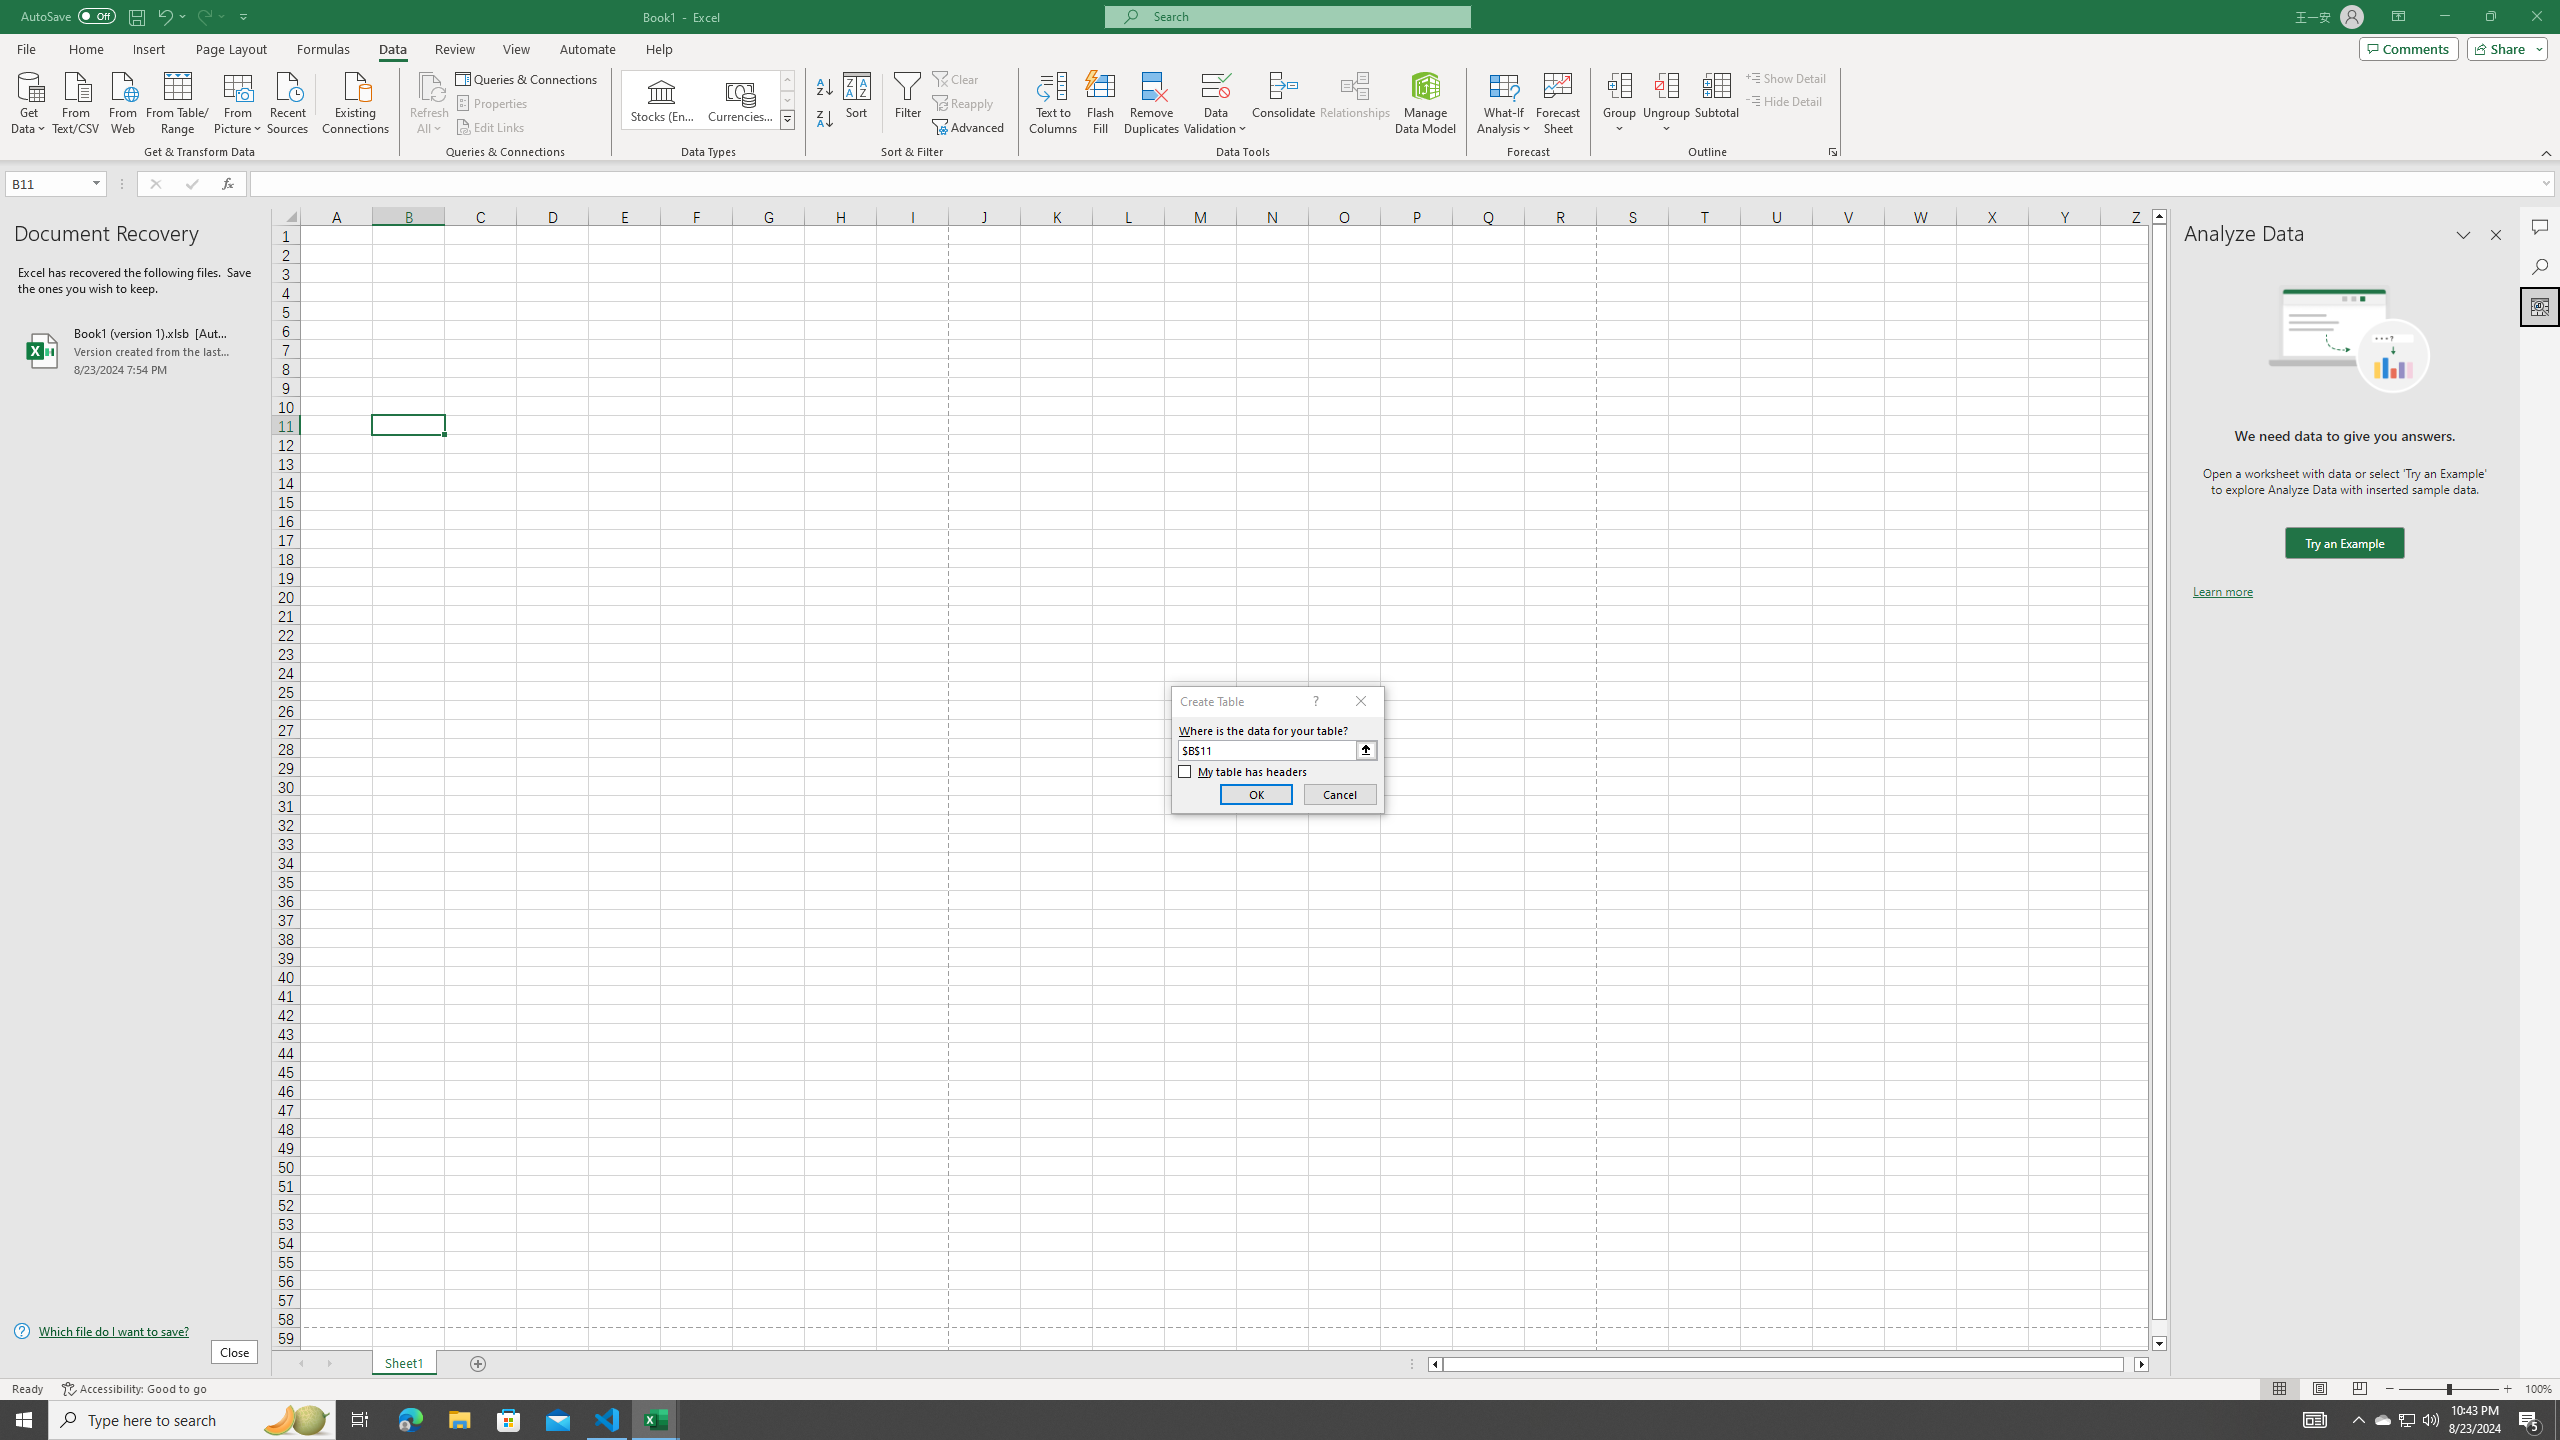 The height and width of the screenshot is (1440, 2560). What do you see at coordinates (1283, 103) in the screenshot?
I see `'Consolidate...'` at bounding box center [1283, 103].